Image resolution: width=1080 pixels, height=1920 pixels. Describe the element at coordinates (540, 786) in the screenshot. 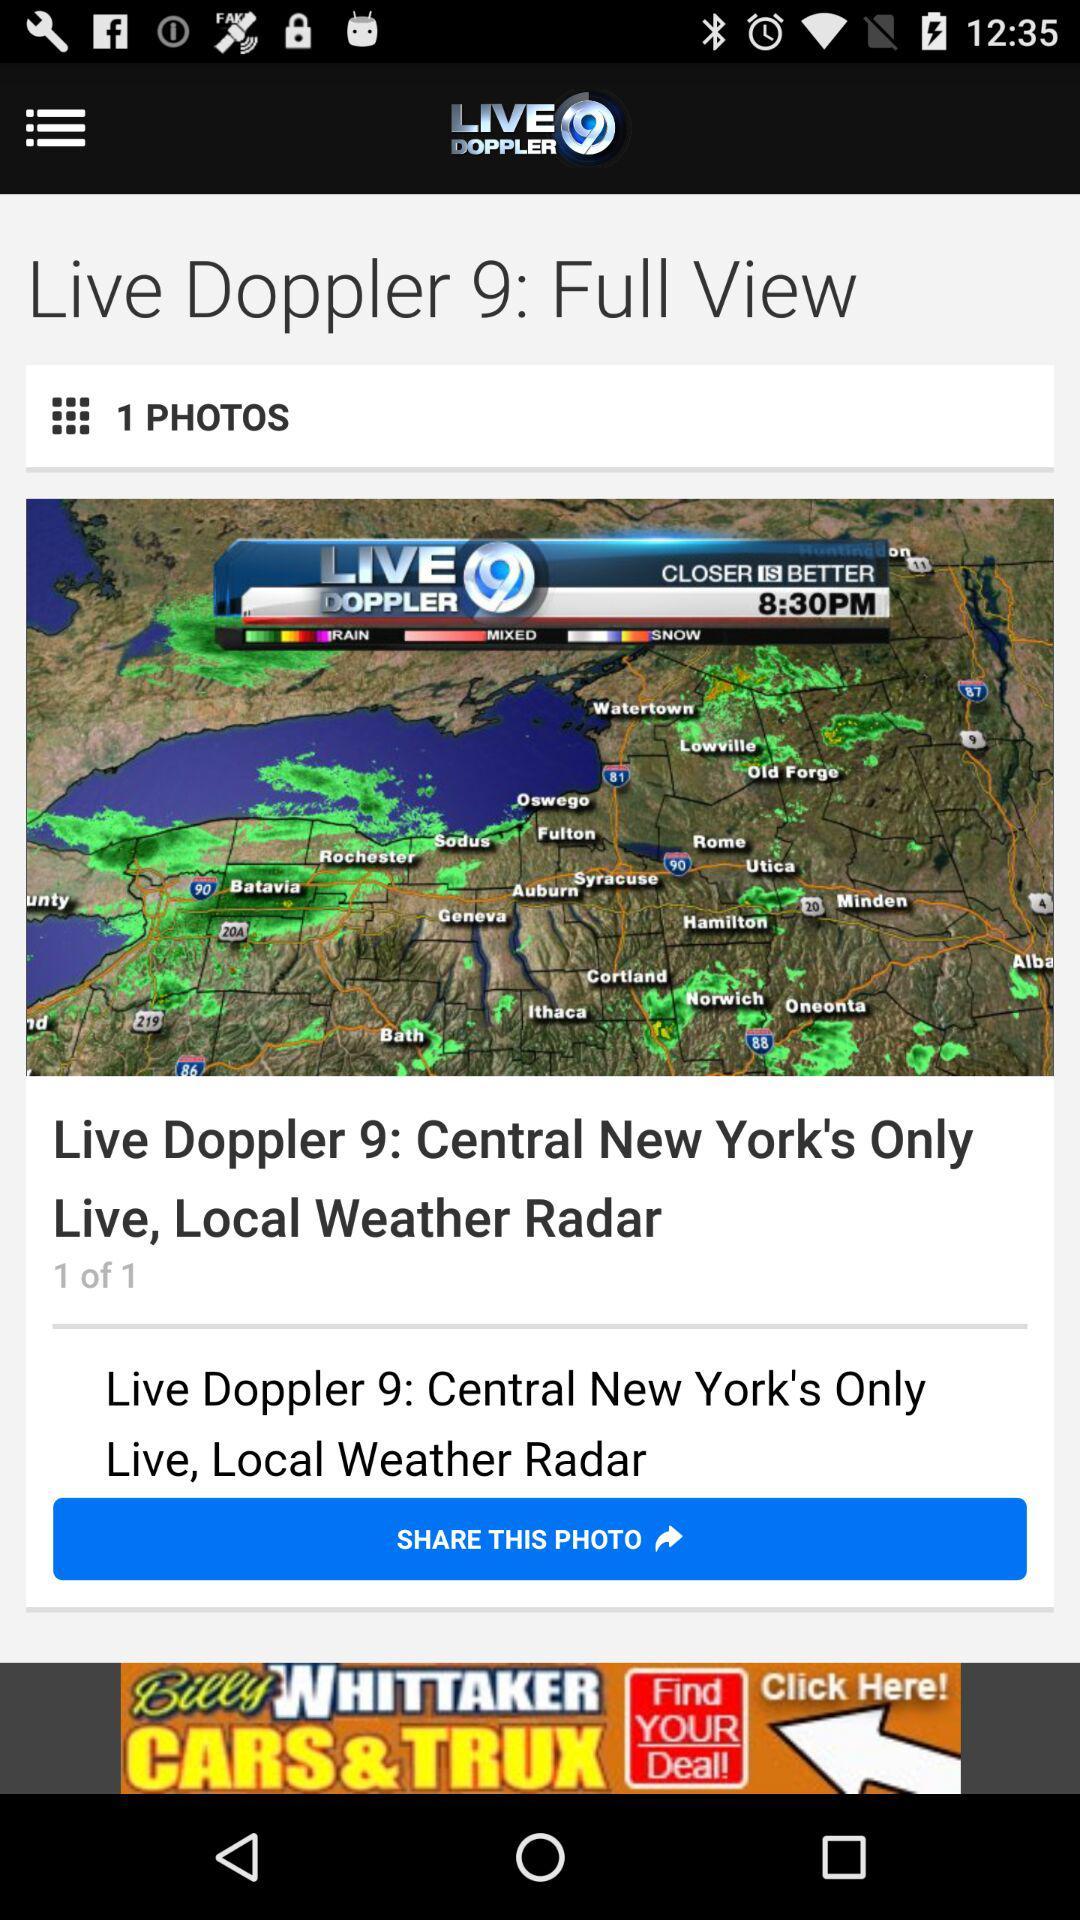

I see `show live radar` at that location.